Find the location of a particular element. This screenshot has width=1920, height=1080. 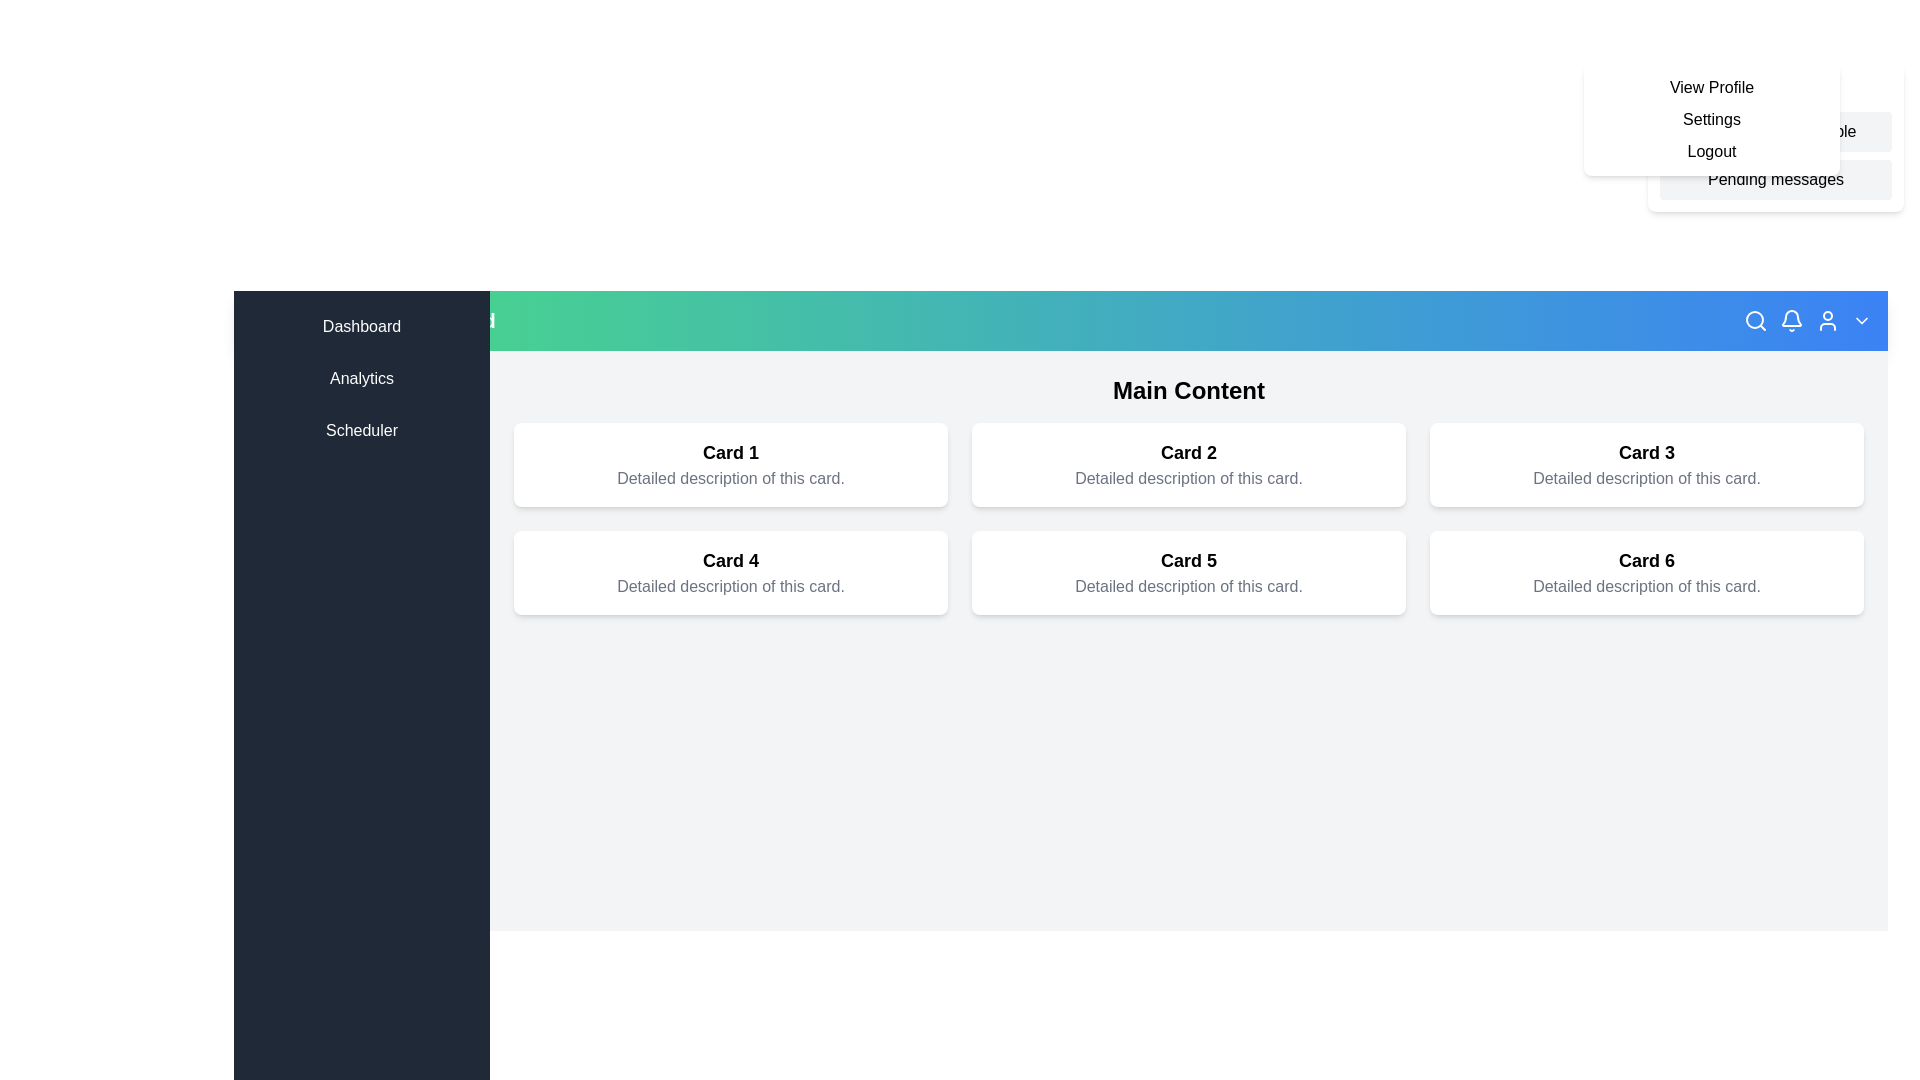

the 'Logout' button-like text link in the dropdown menu to change its color to blue is located at coordinates (1711, 150).